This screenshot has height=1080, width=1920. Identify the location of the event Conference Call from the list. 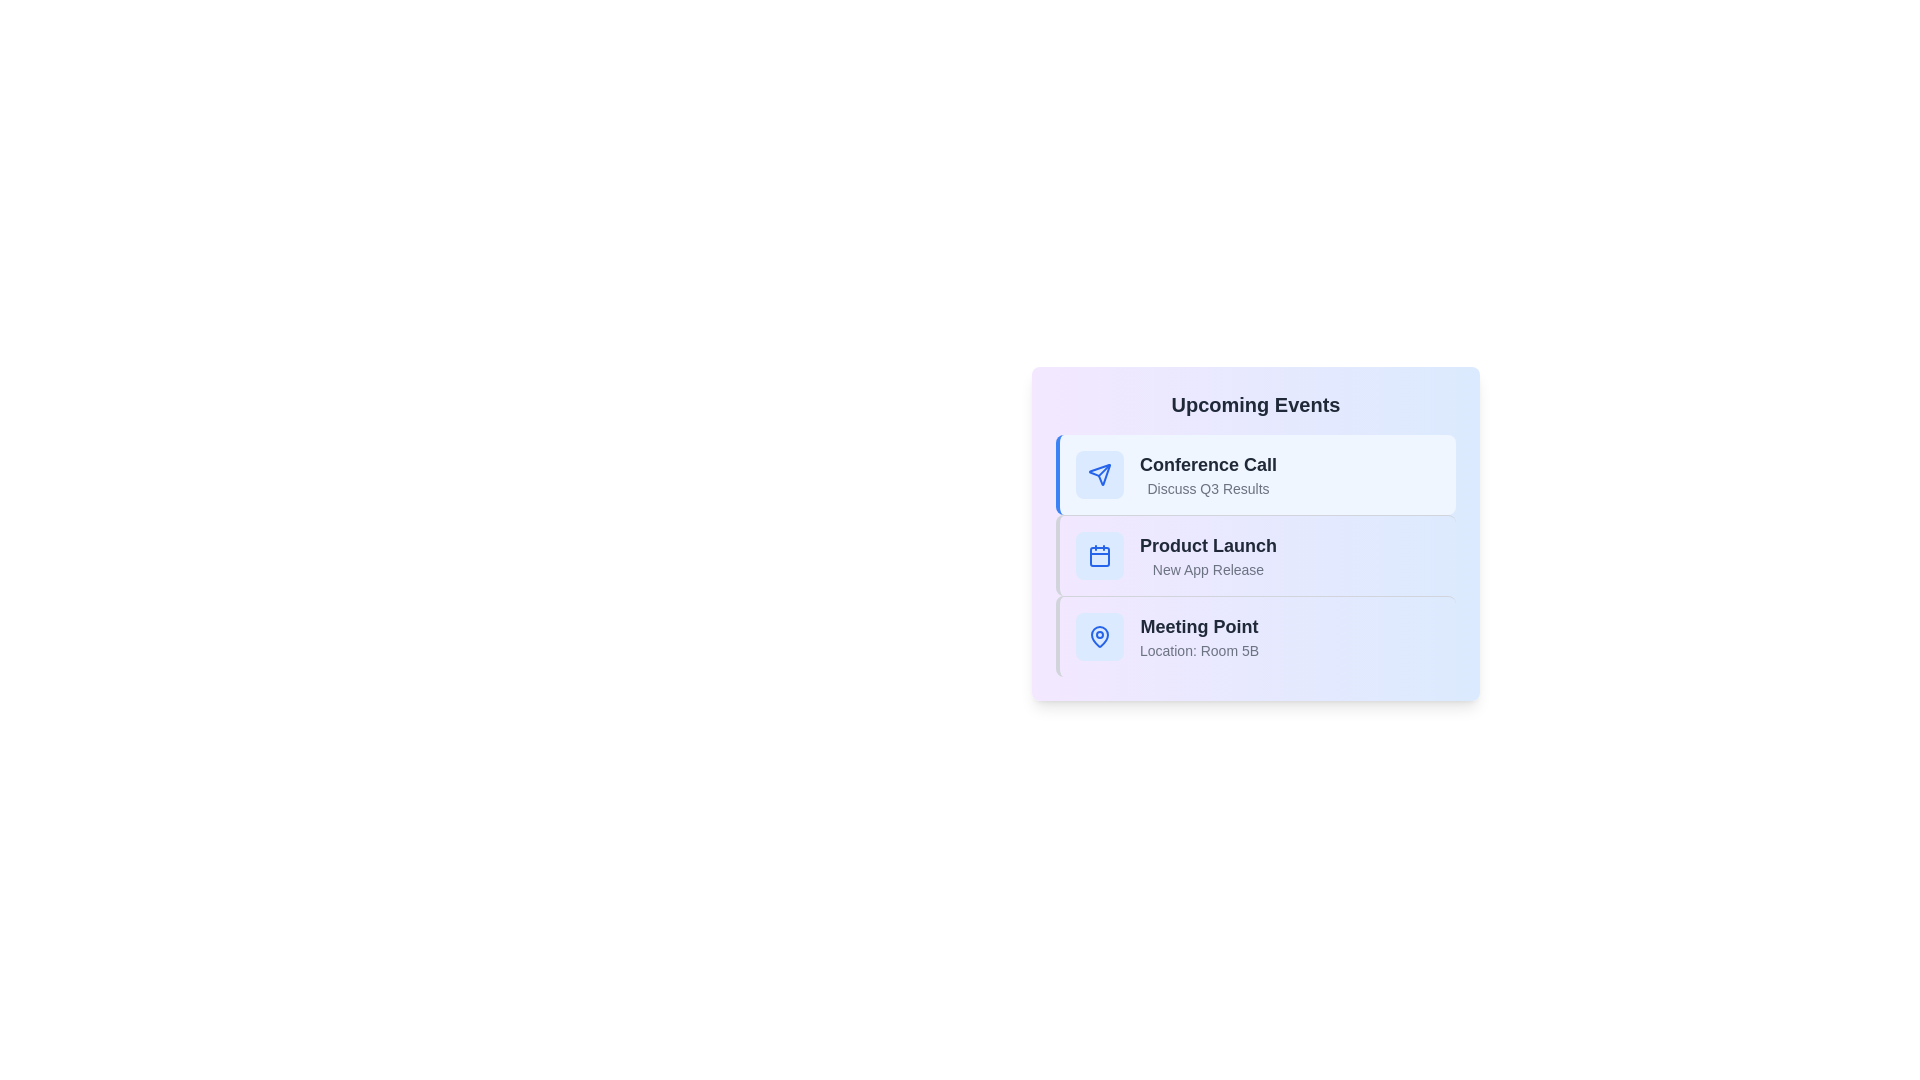
(1255, 474).